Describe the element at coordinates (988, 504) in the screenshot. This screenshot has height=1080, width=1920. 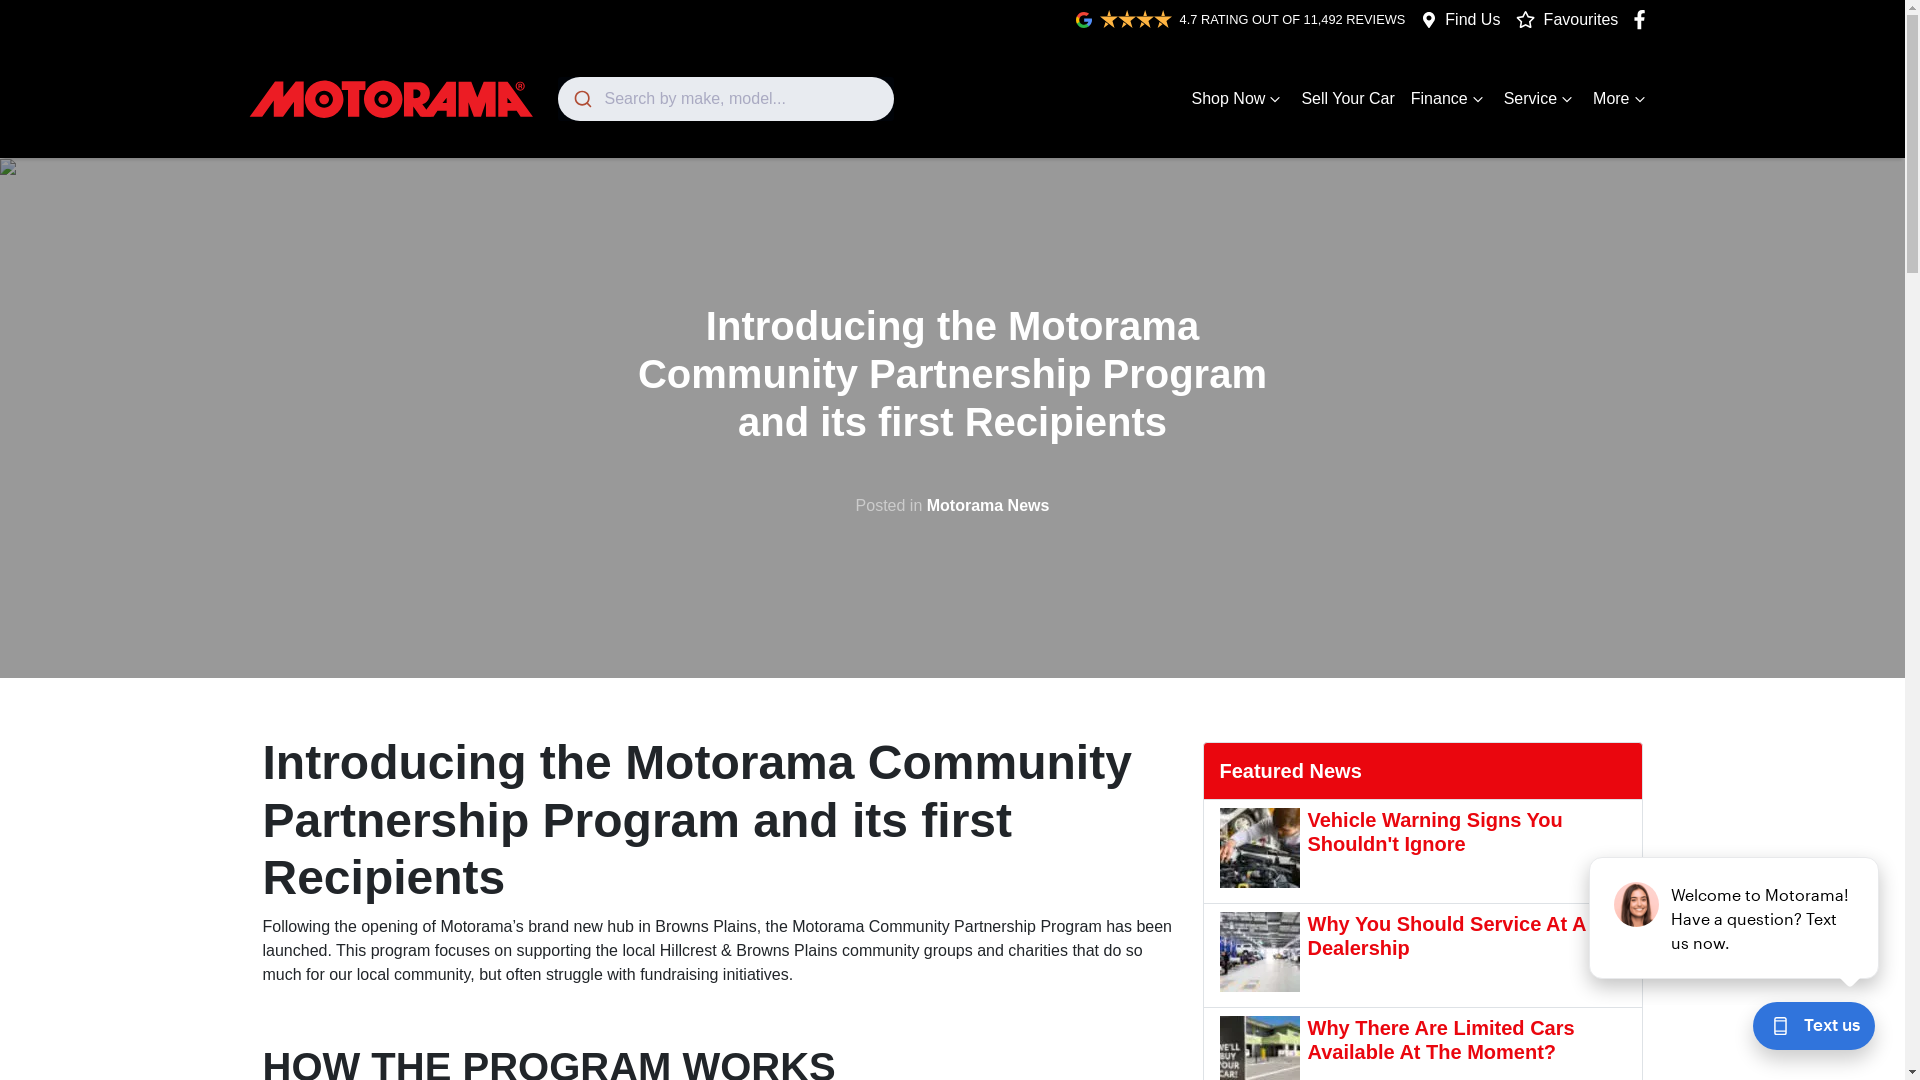
I see `'Motorama News'` at that location.